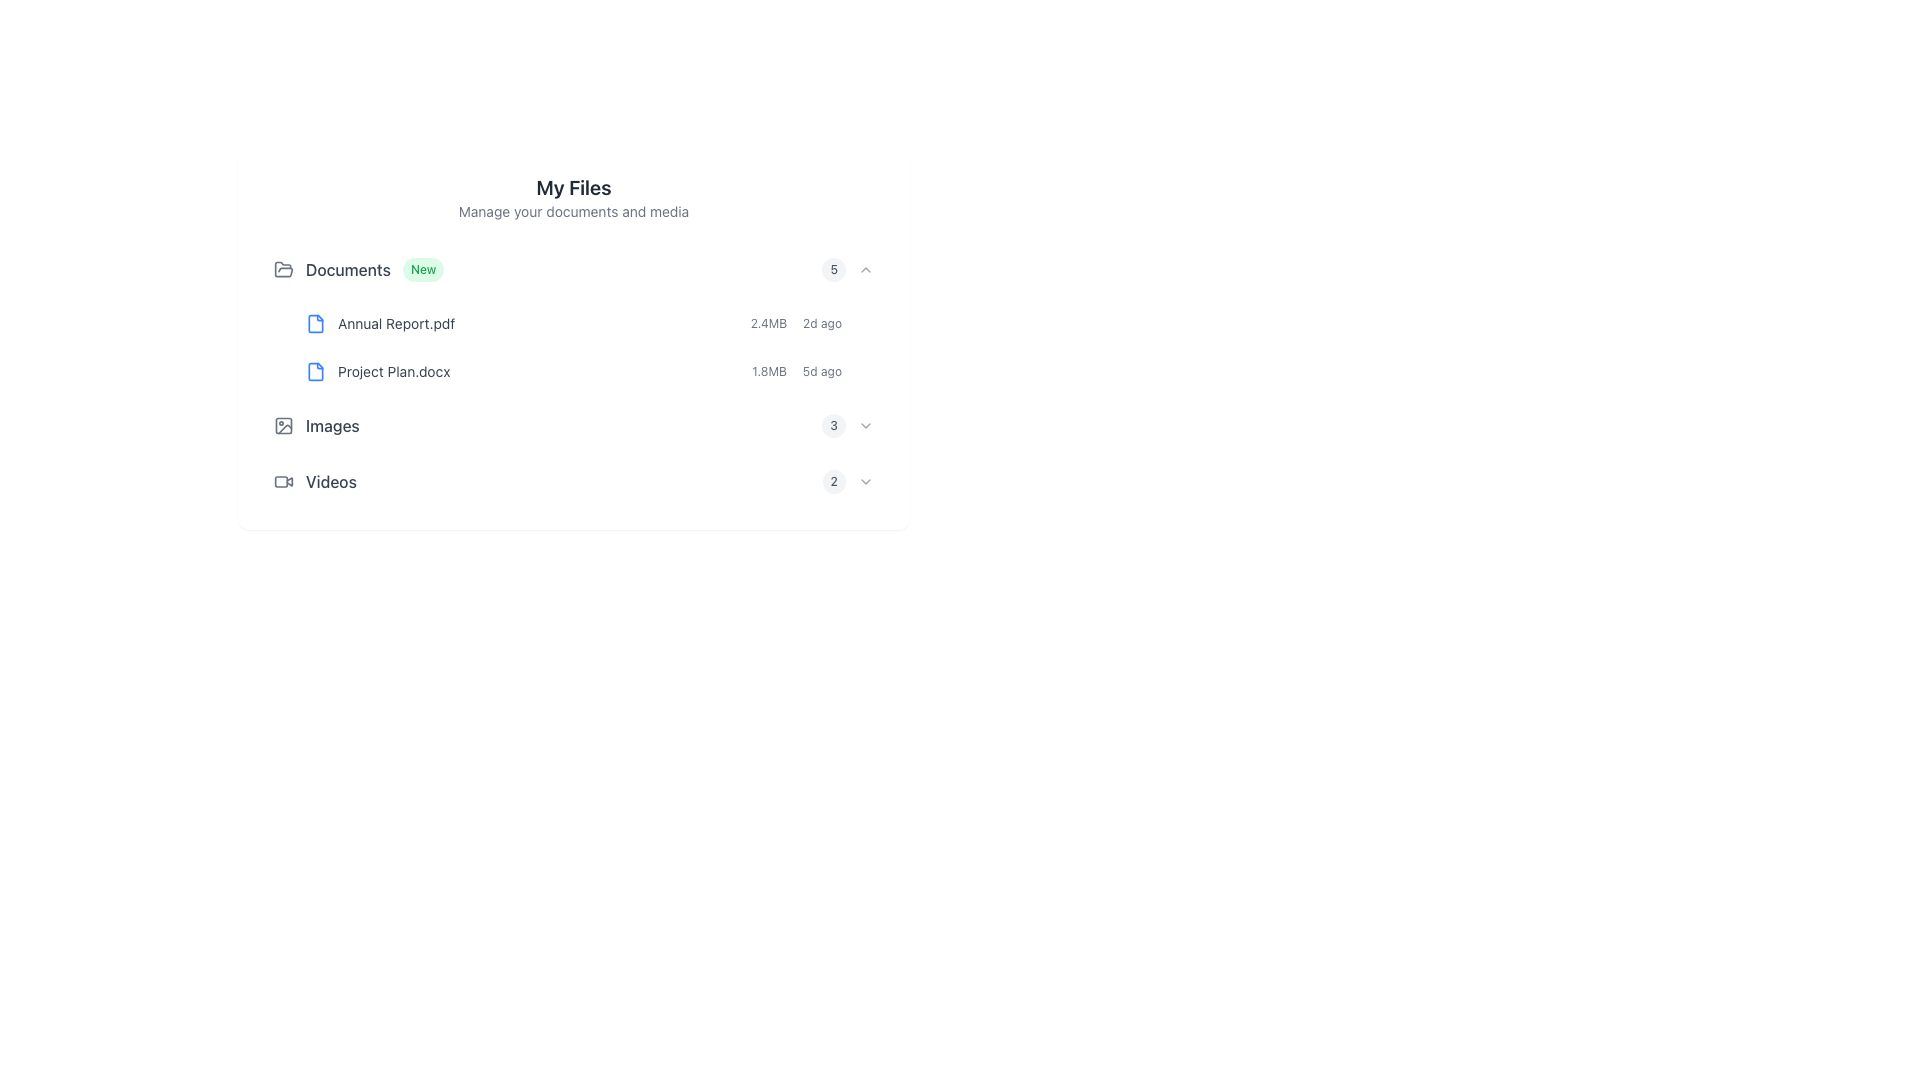  What do you see at coordinates (812, 323) in the screenshot?
I see `the Text Label displaying '2.4MB' and '2d ago', which is positioned to the right of the file entry 'Annual Report.pdf' in the metadata row` at bounding box center [812, 323].